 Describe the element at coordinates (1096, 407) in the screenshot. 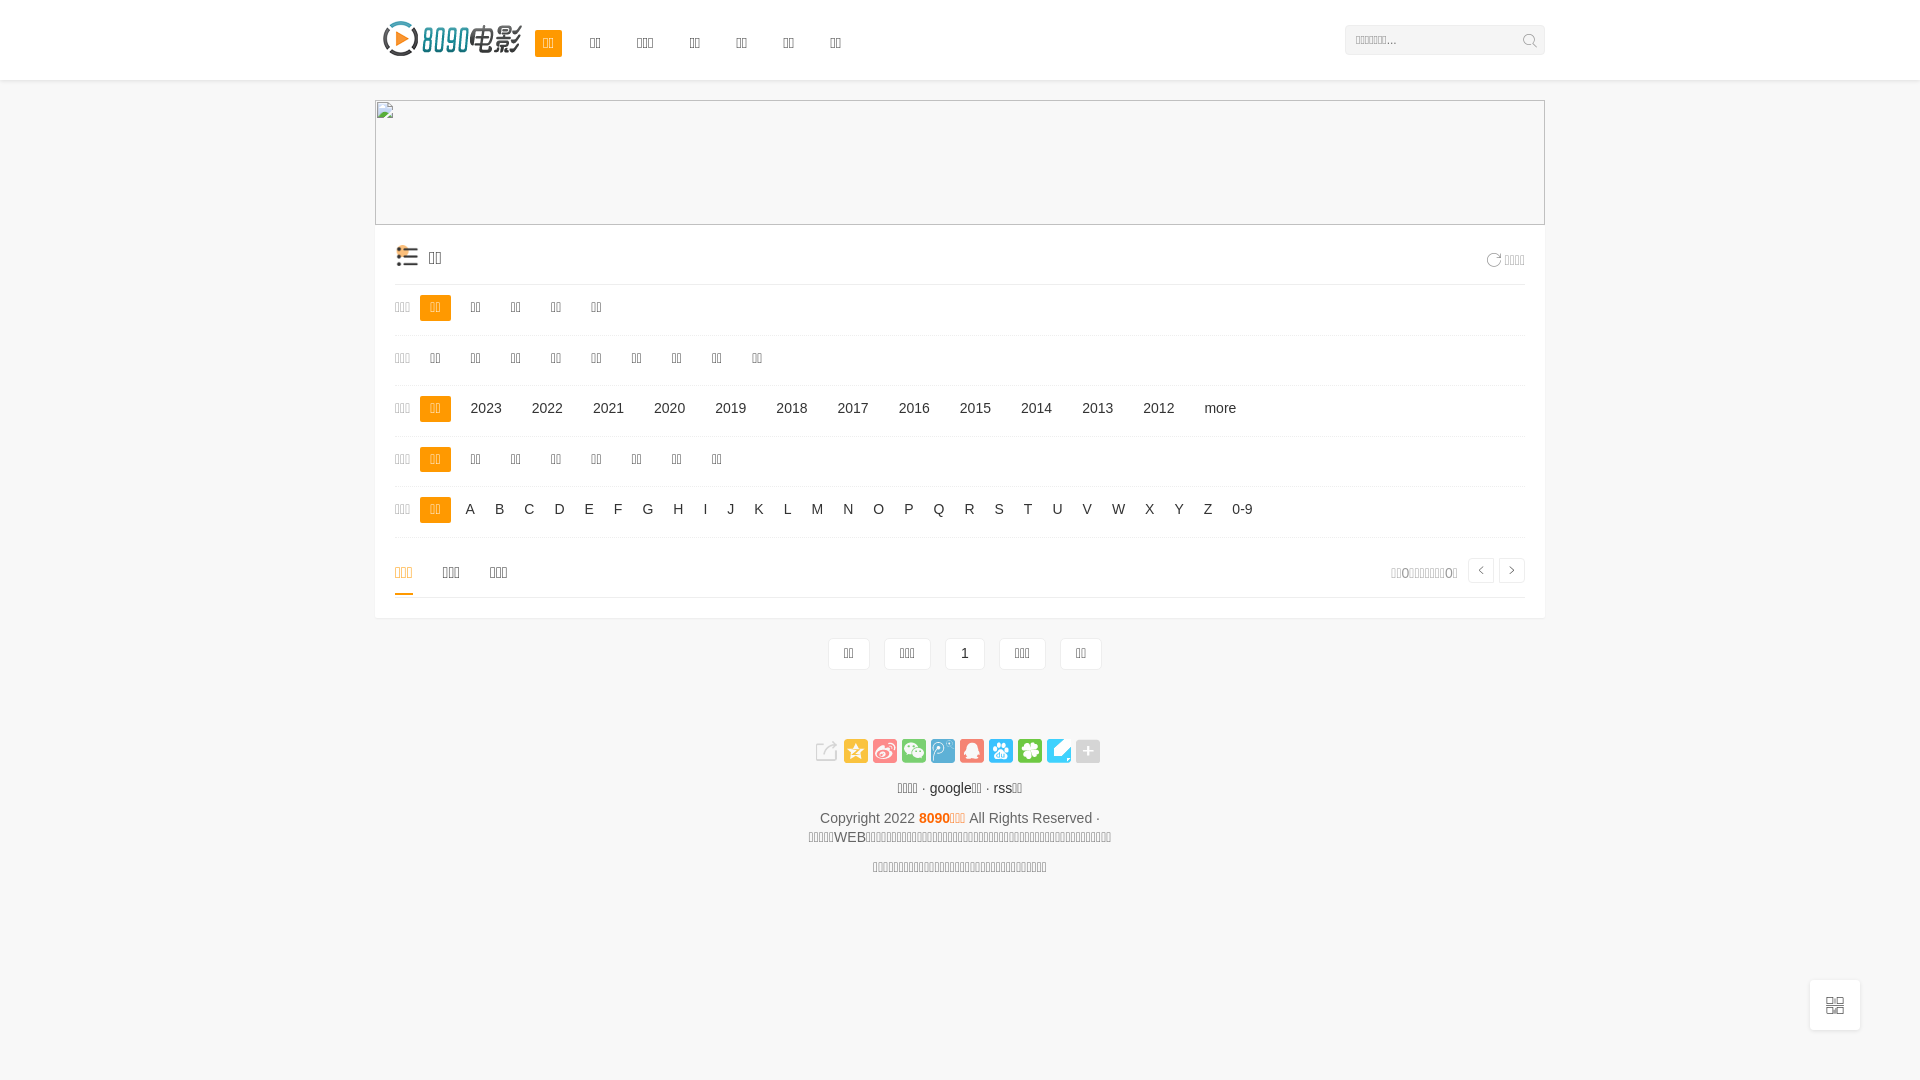

I see `'2013'` at that location.